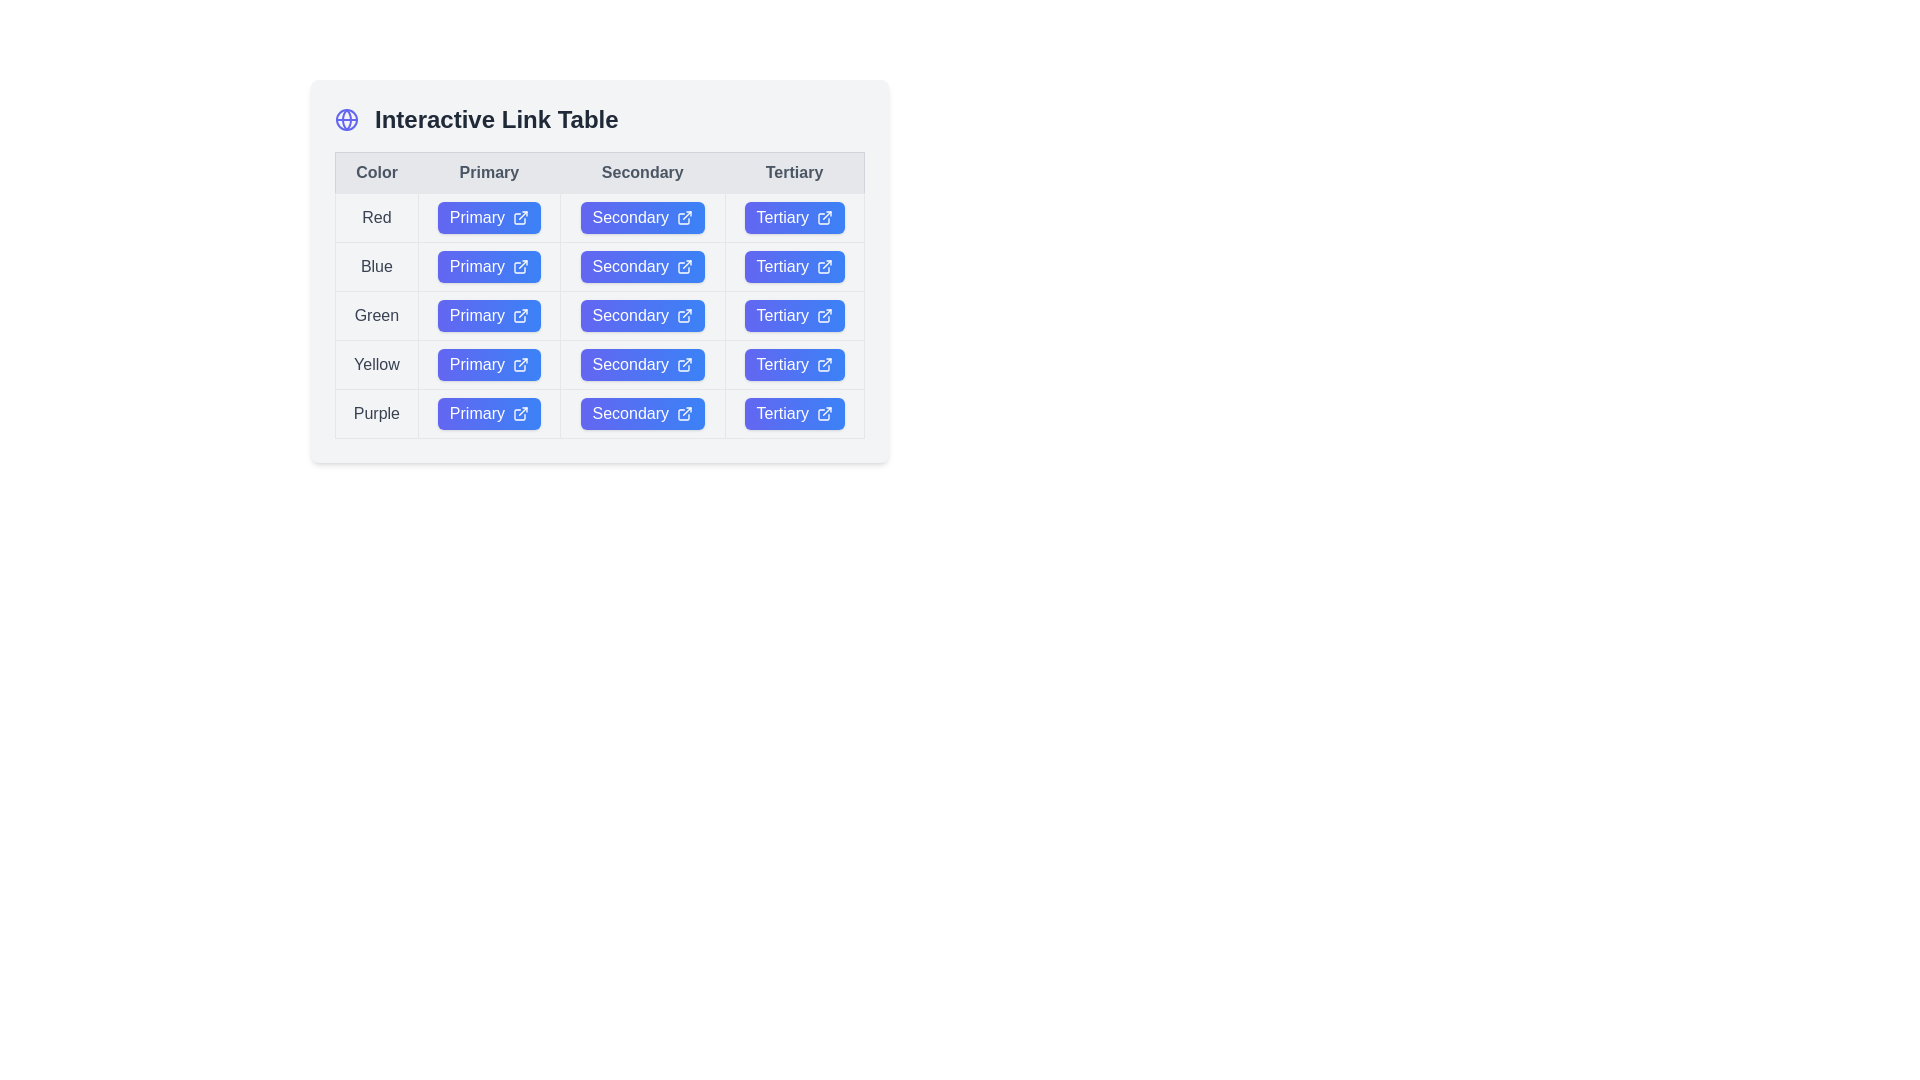 The image size is (1920, 1080). Describe the element at coordinates (599, 294) in the screenshot. I see `a link within the data table that displays categorized links related to colors, located centrally below the heading 'Interactive Link Table'` at that location.